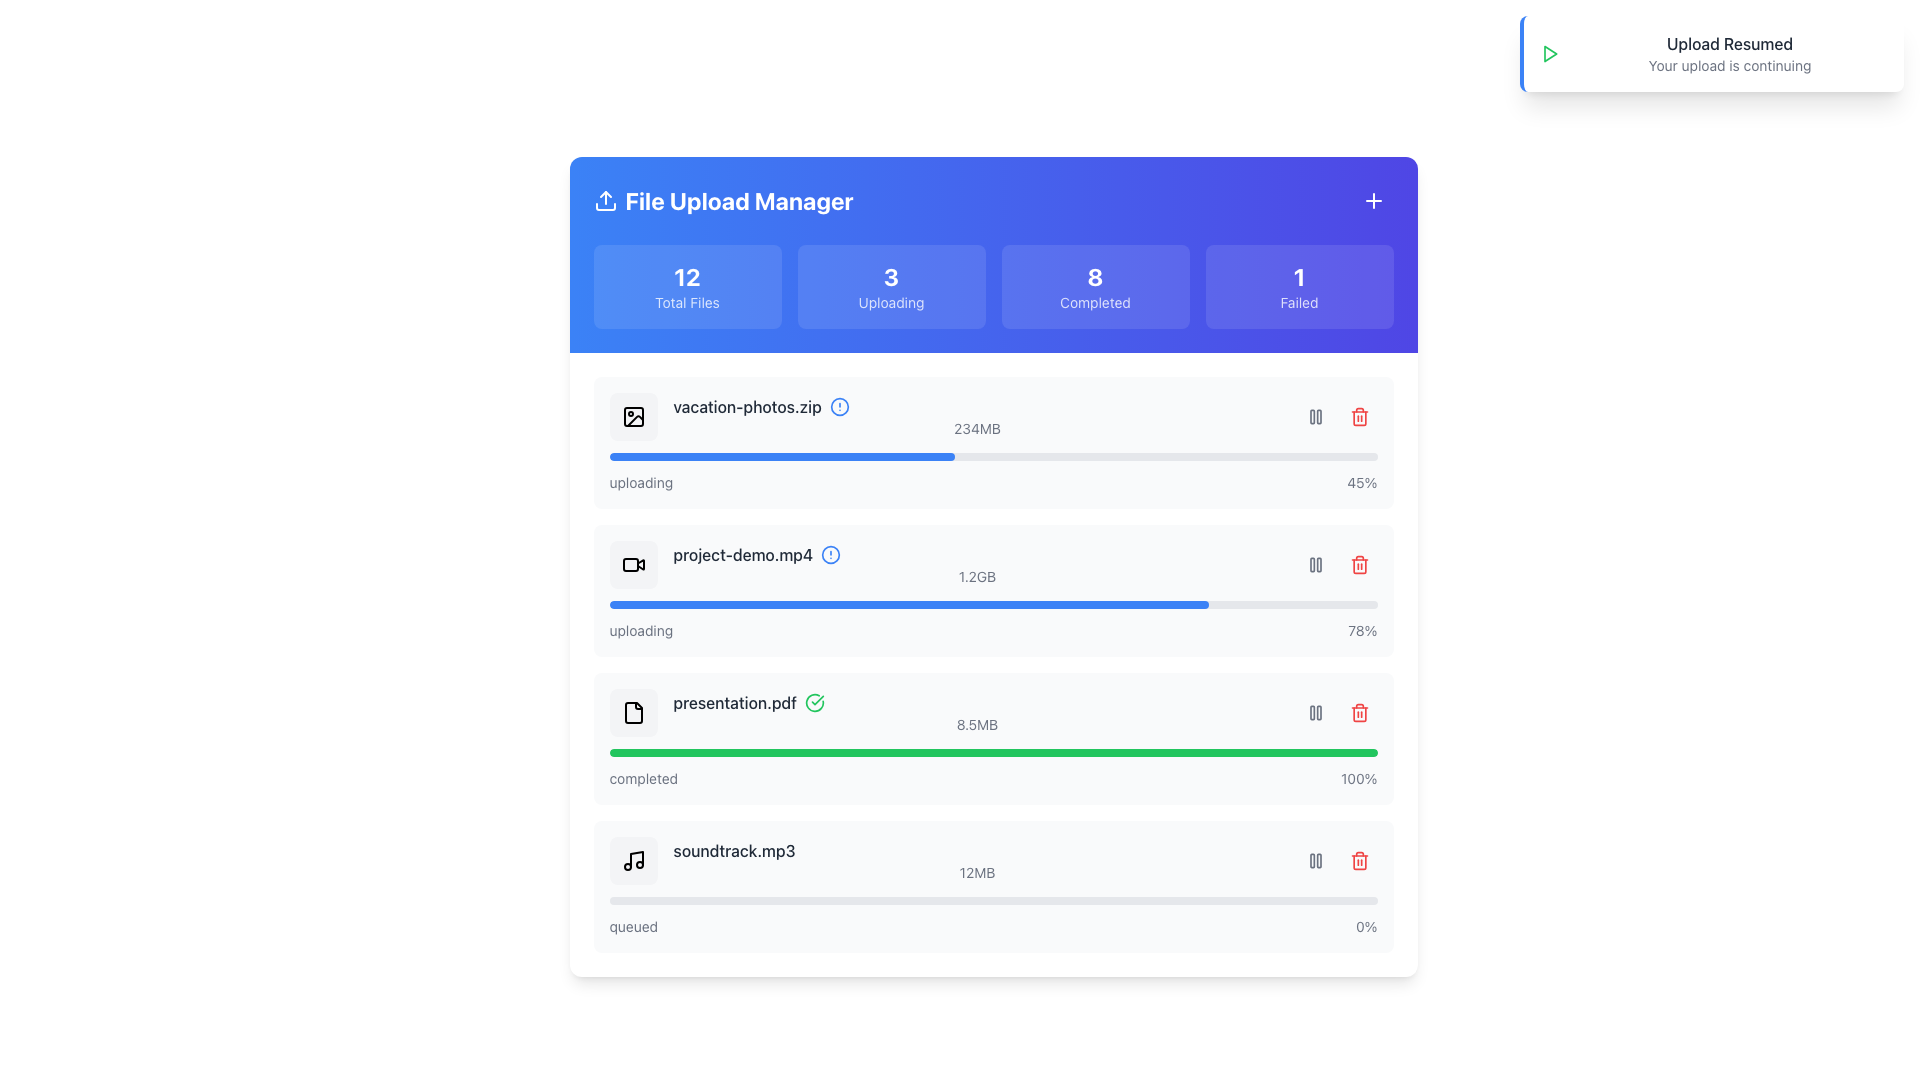  I want to click on the pause button located to the right of 'soundtrack.mp3' in the file list, so click(1315, 859).